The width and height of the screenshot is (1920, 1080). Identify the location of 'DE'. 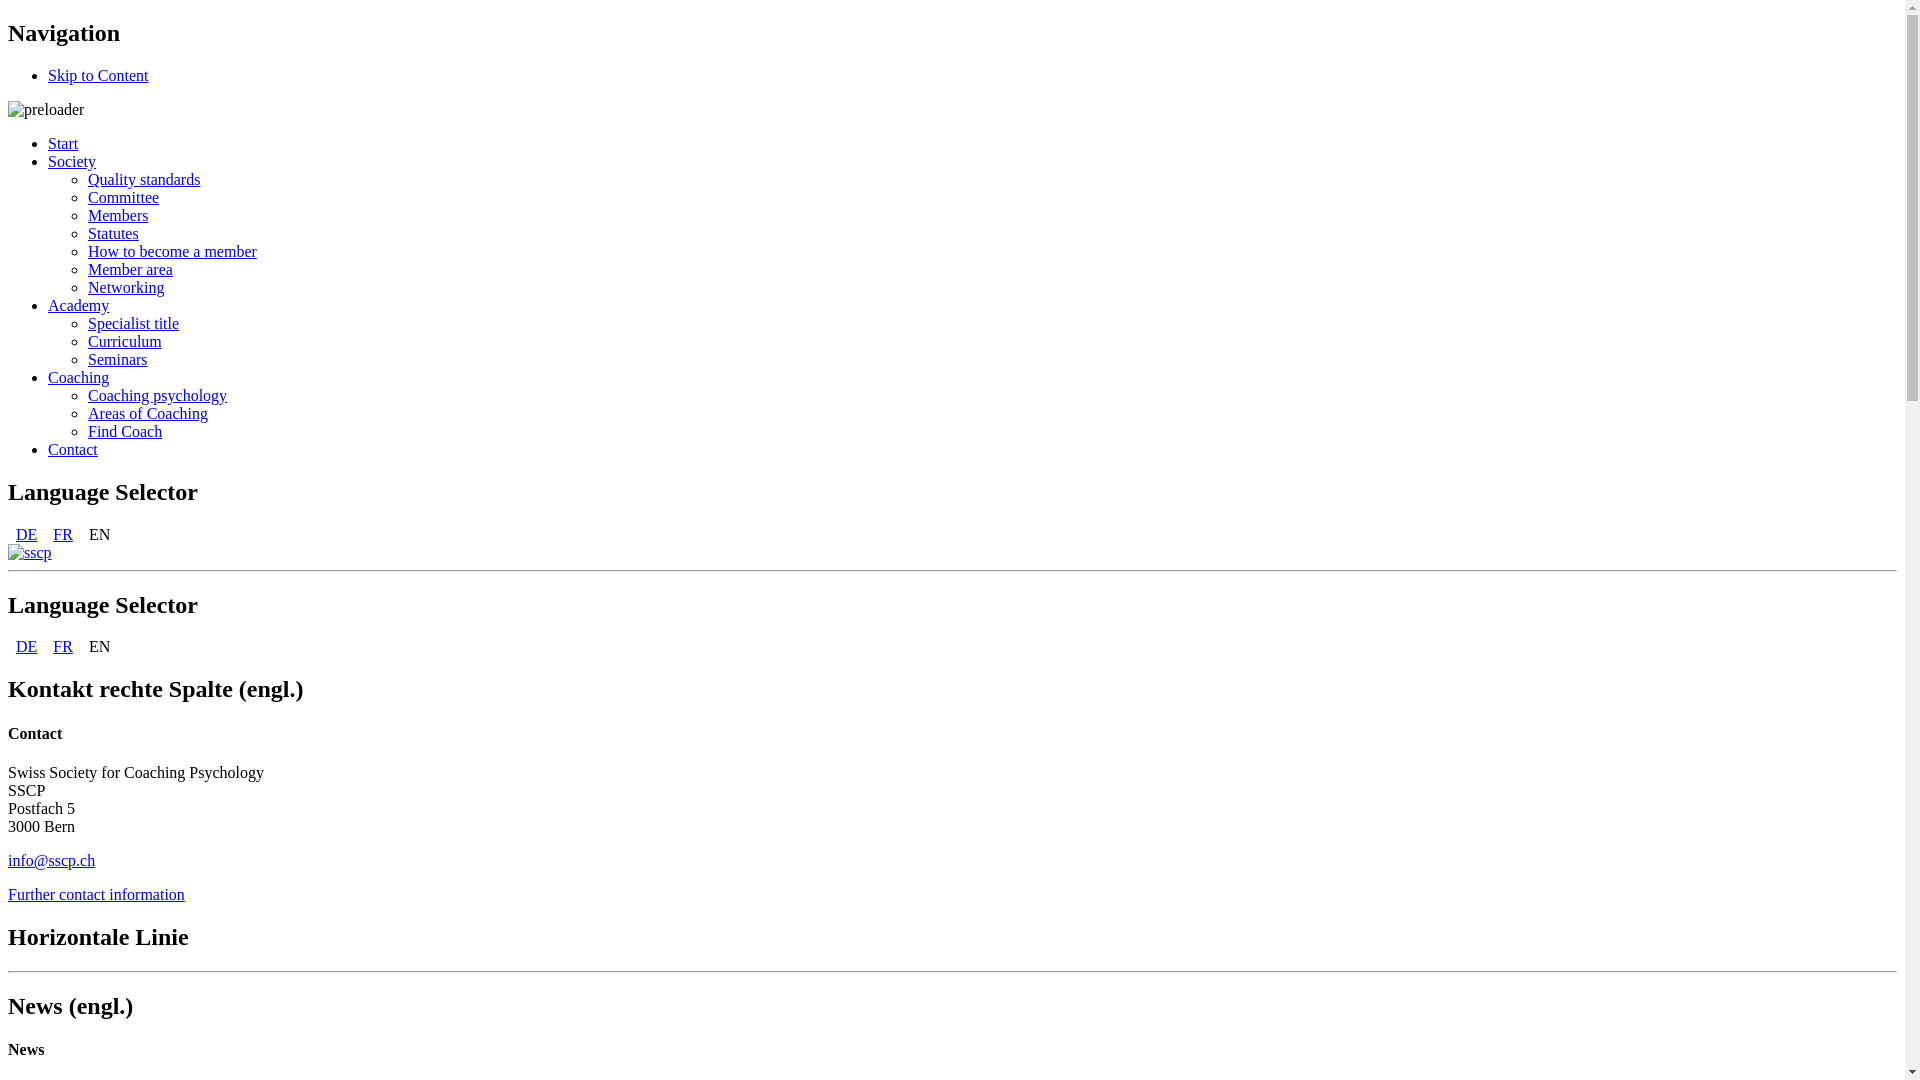
(8, 533).